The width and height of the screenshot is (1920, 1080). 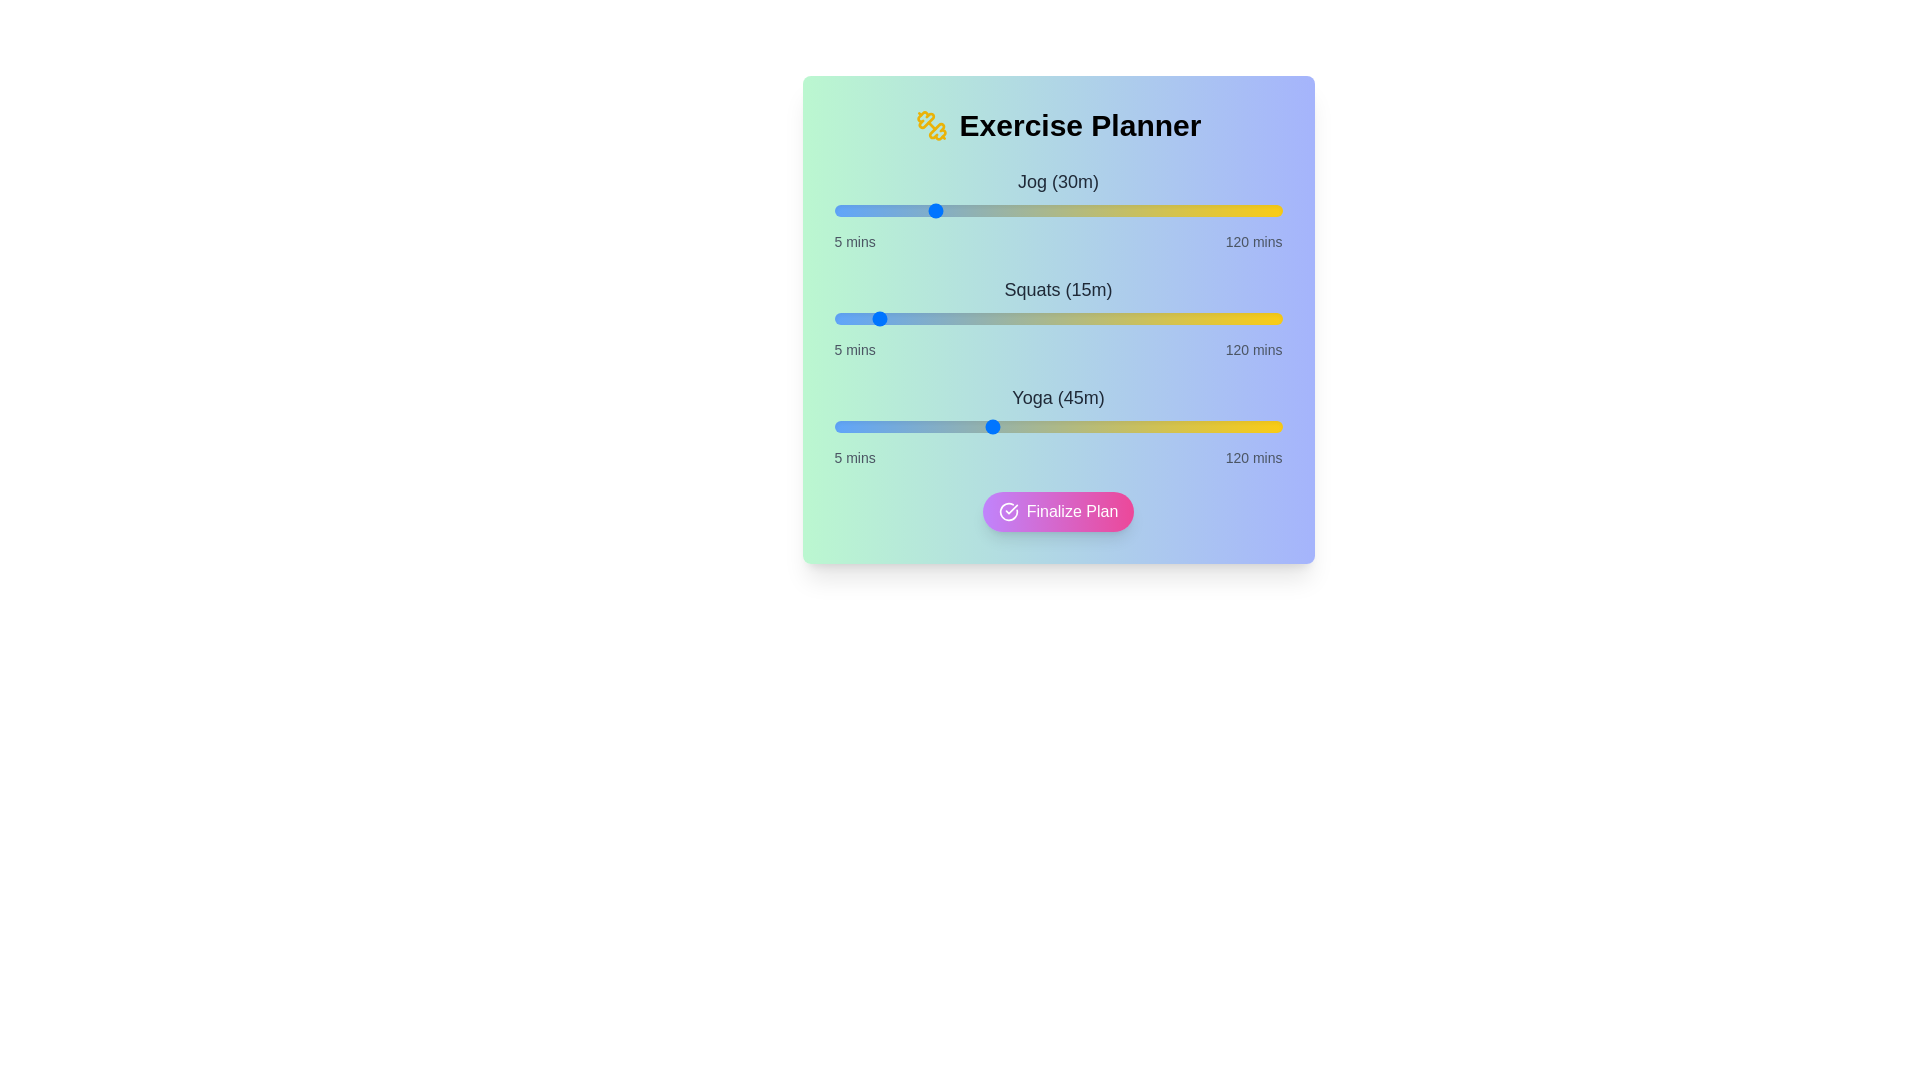 What do you see at coordinates (923, 318) in the screenshot?
I see `the duration of the 1 slider to 28 minutes` at bounding box center [923, 318].